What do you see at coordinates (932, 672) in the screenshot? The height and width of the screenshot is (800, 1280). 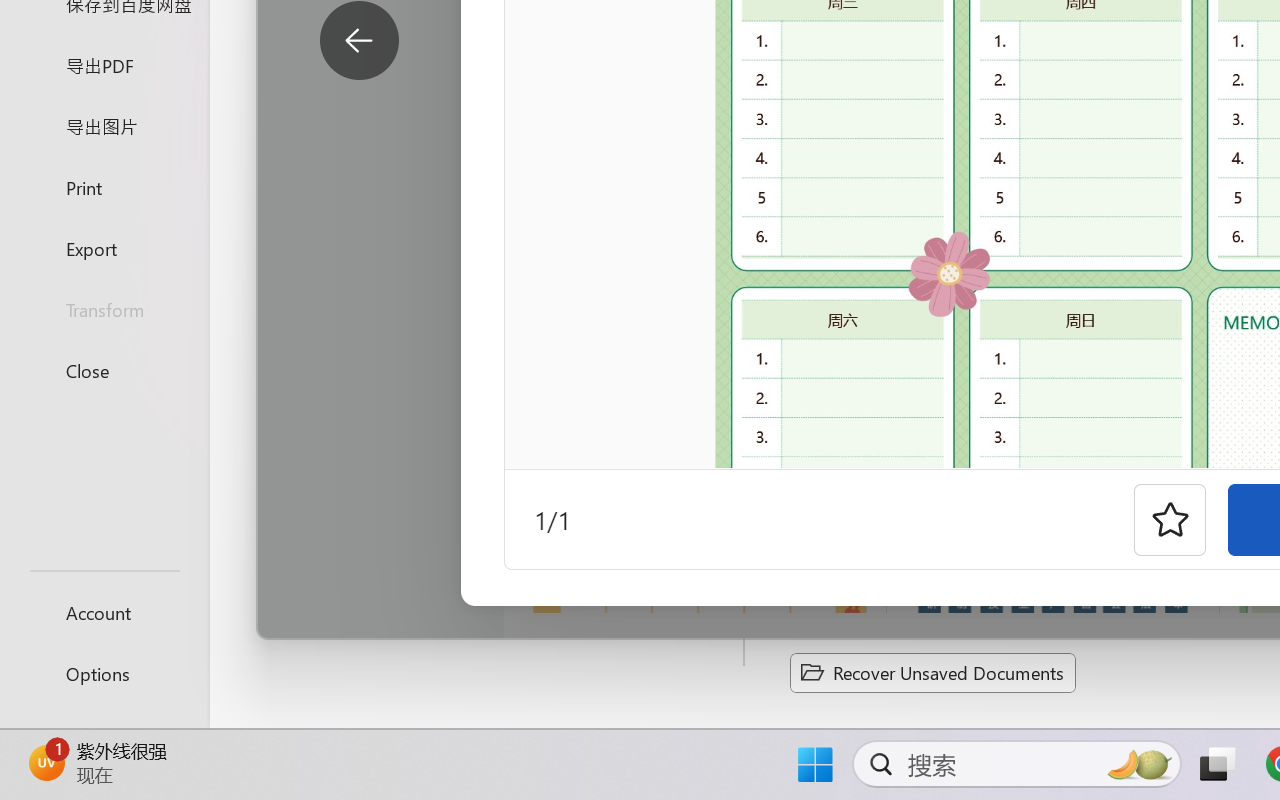 I see `'Recover Unsaved Documents'` at bounding box center [932, 672].